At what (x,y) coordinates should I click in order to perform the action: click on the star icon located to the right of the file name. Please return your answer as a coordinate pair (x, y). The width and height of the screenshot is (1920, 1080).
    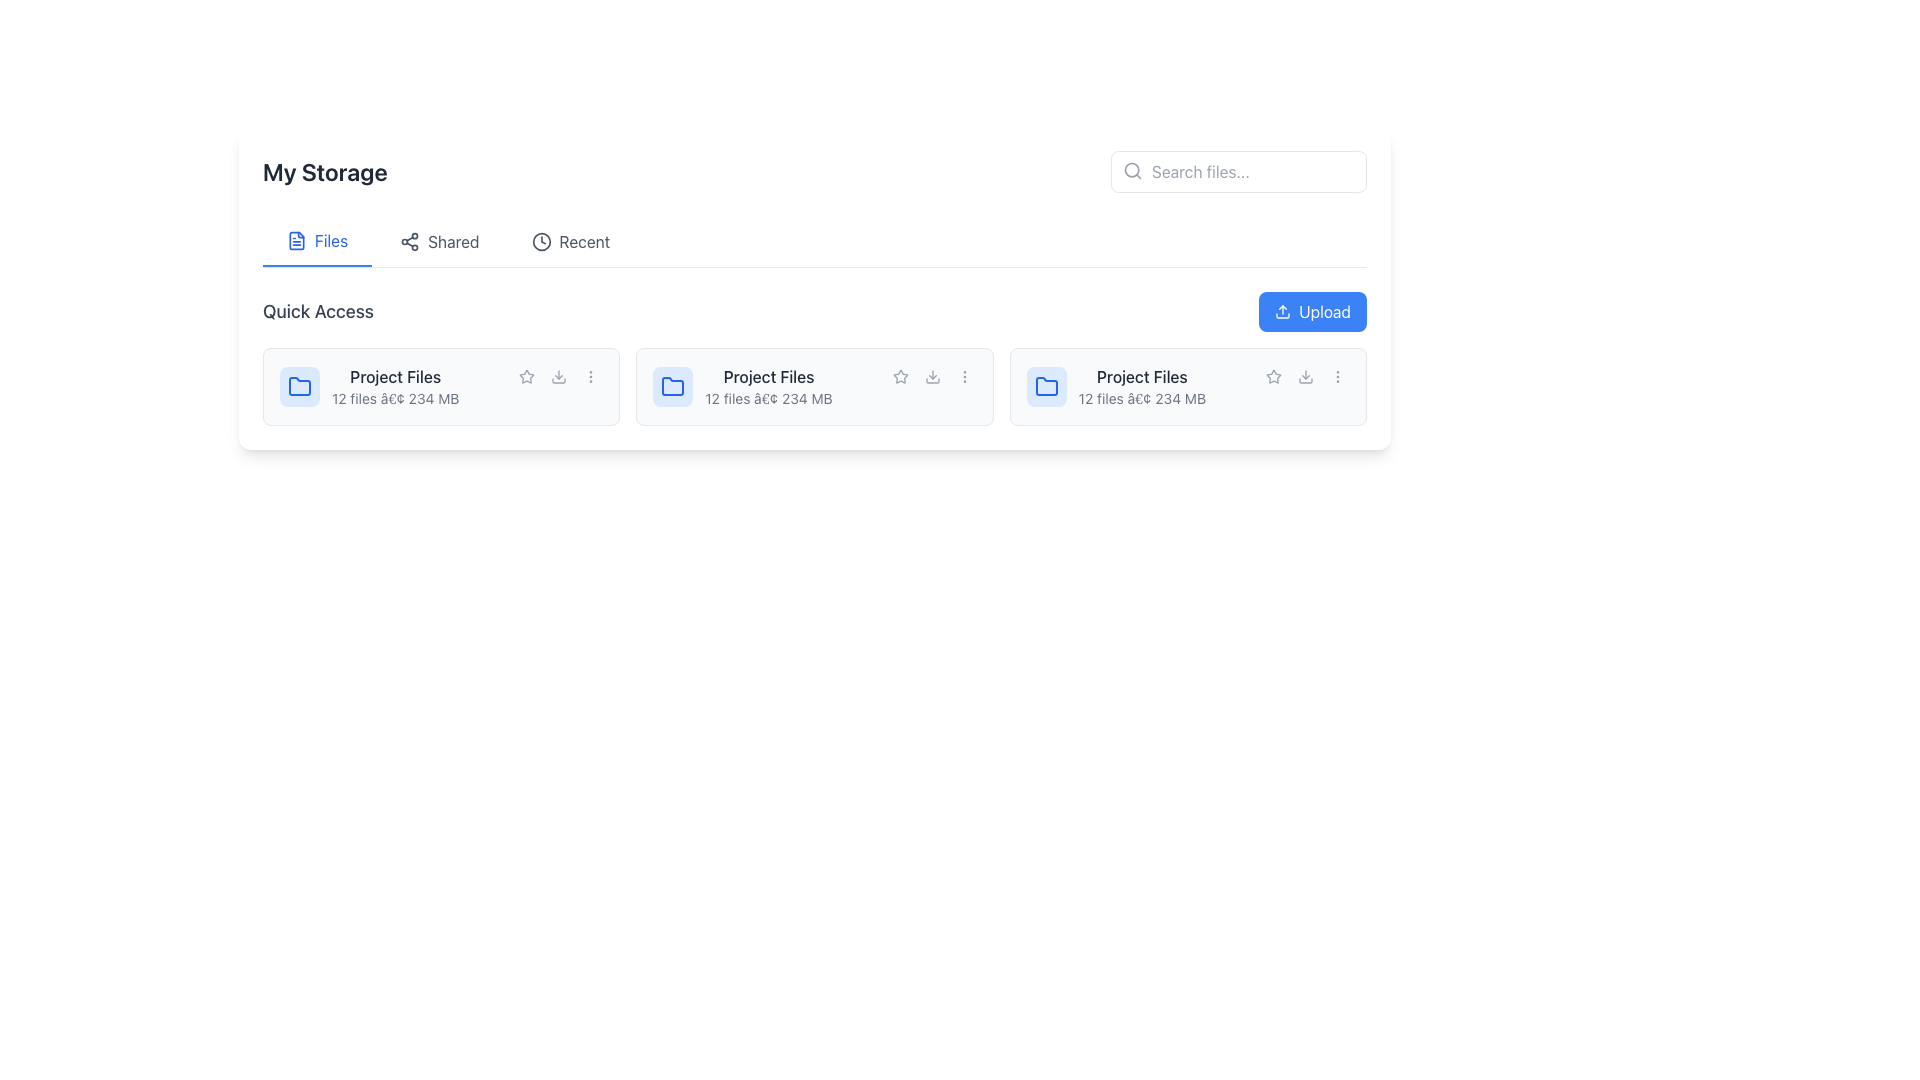
    Looking at the image, I should click on (1272, 377).